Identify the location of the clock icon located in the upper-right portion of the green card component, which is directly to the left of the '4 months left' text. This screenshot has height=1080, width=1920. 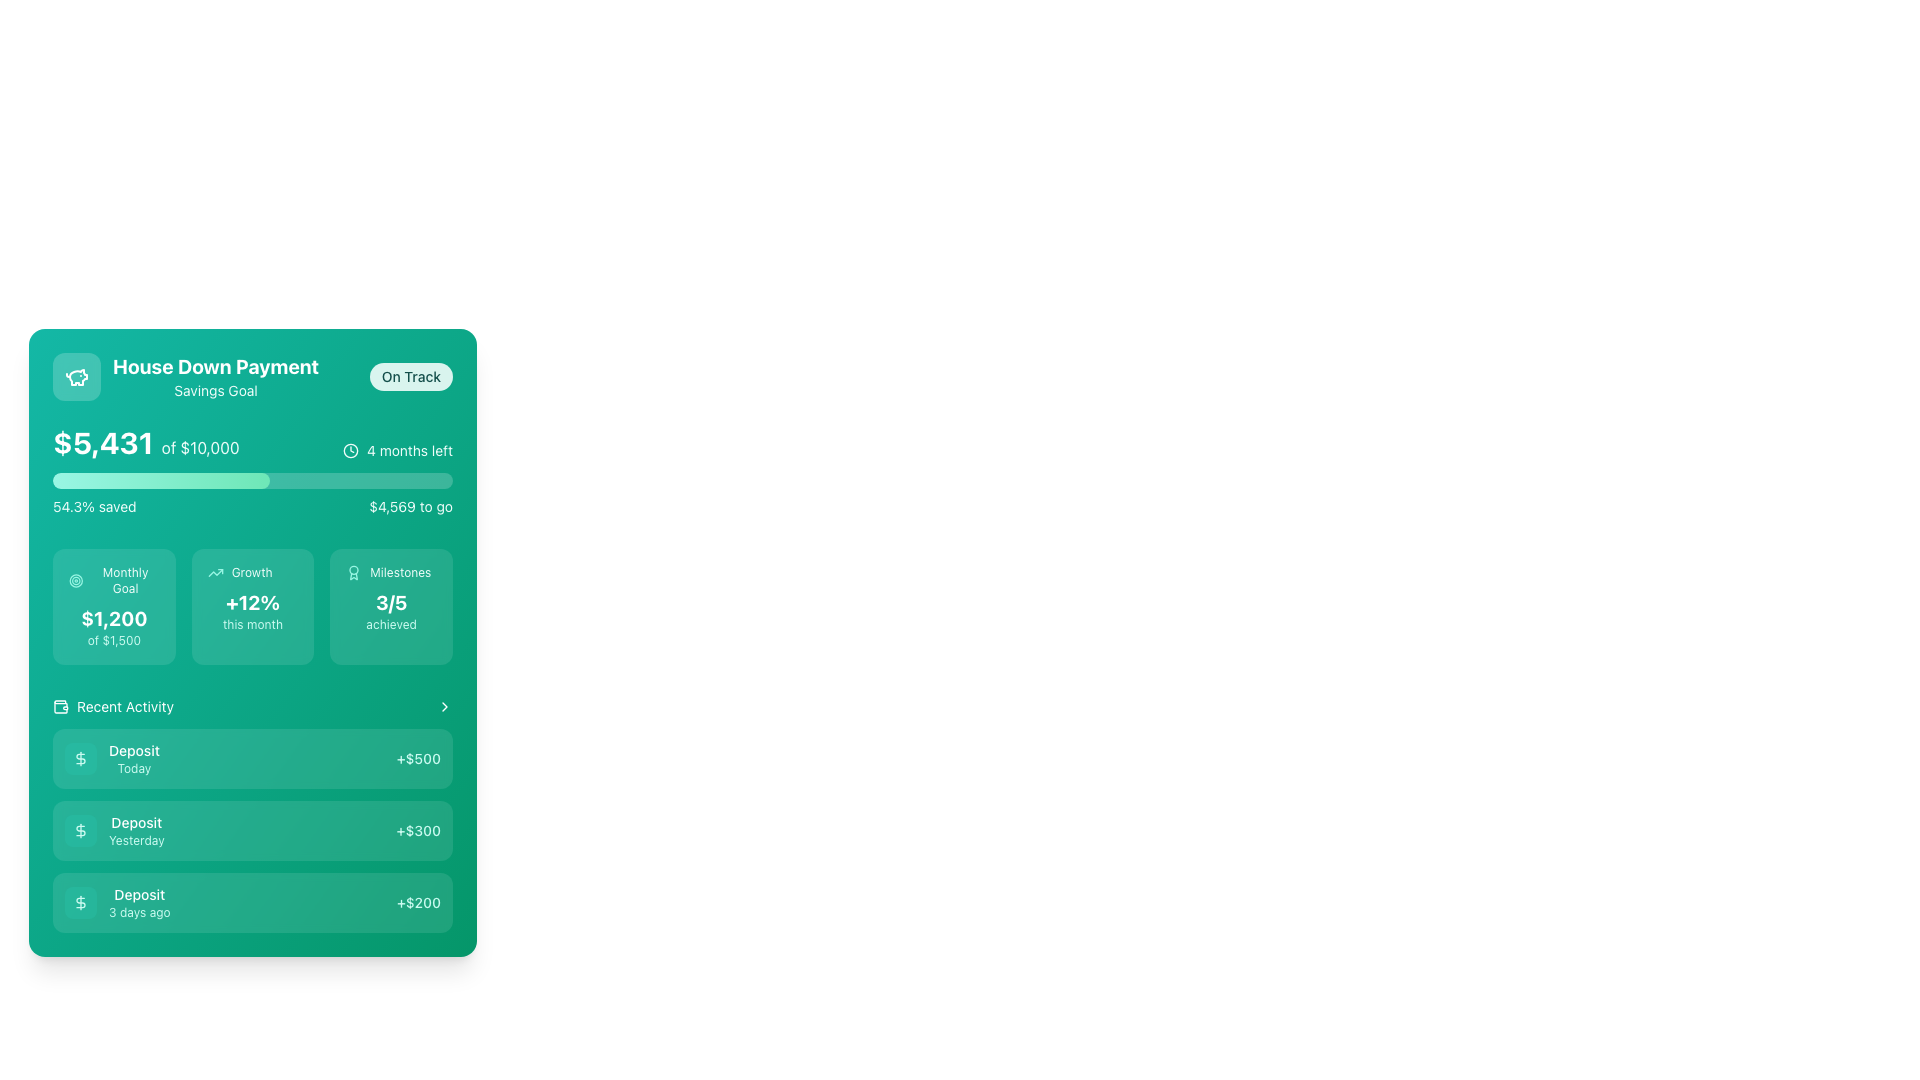
(351, 451).